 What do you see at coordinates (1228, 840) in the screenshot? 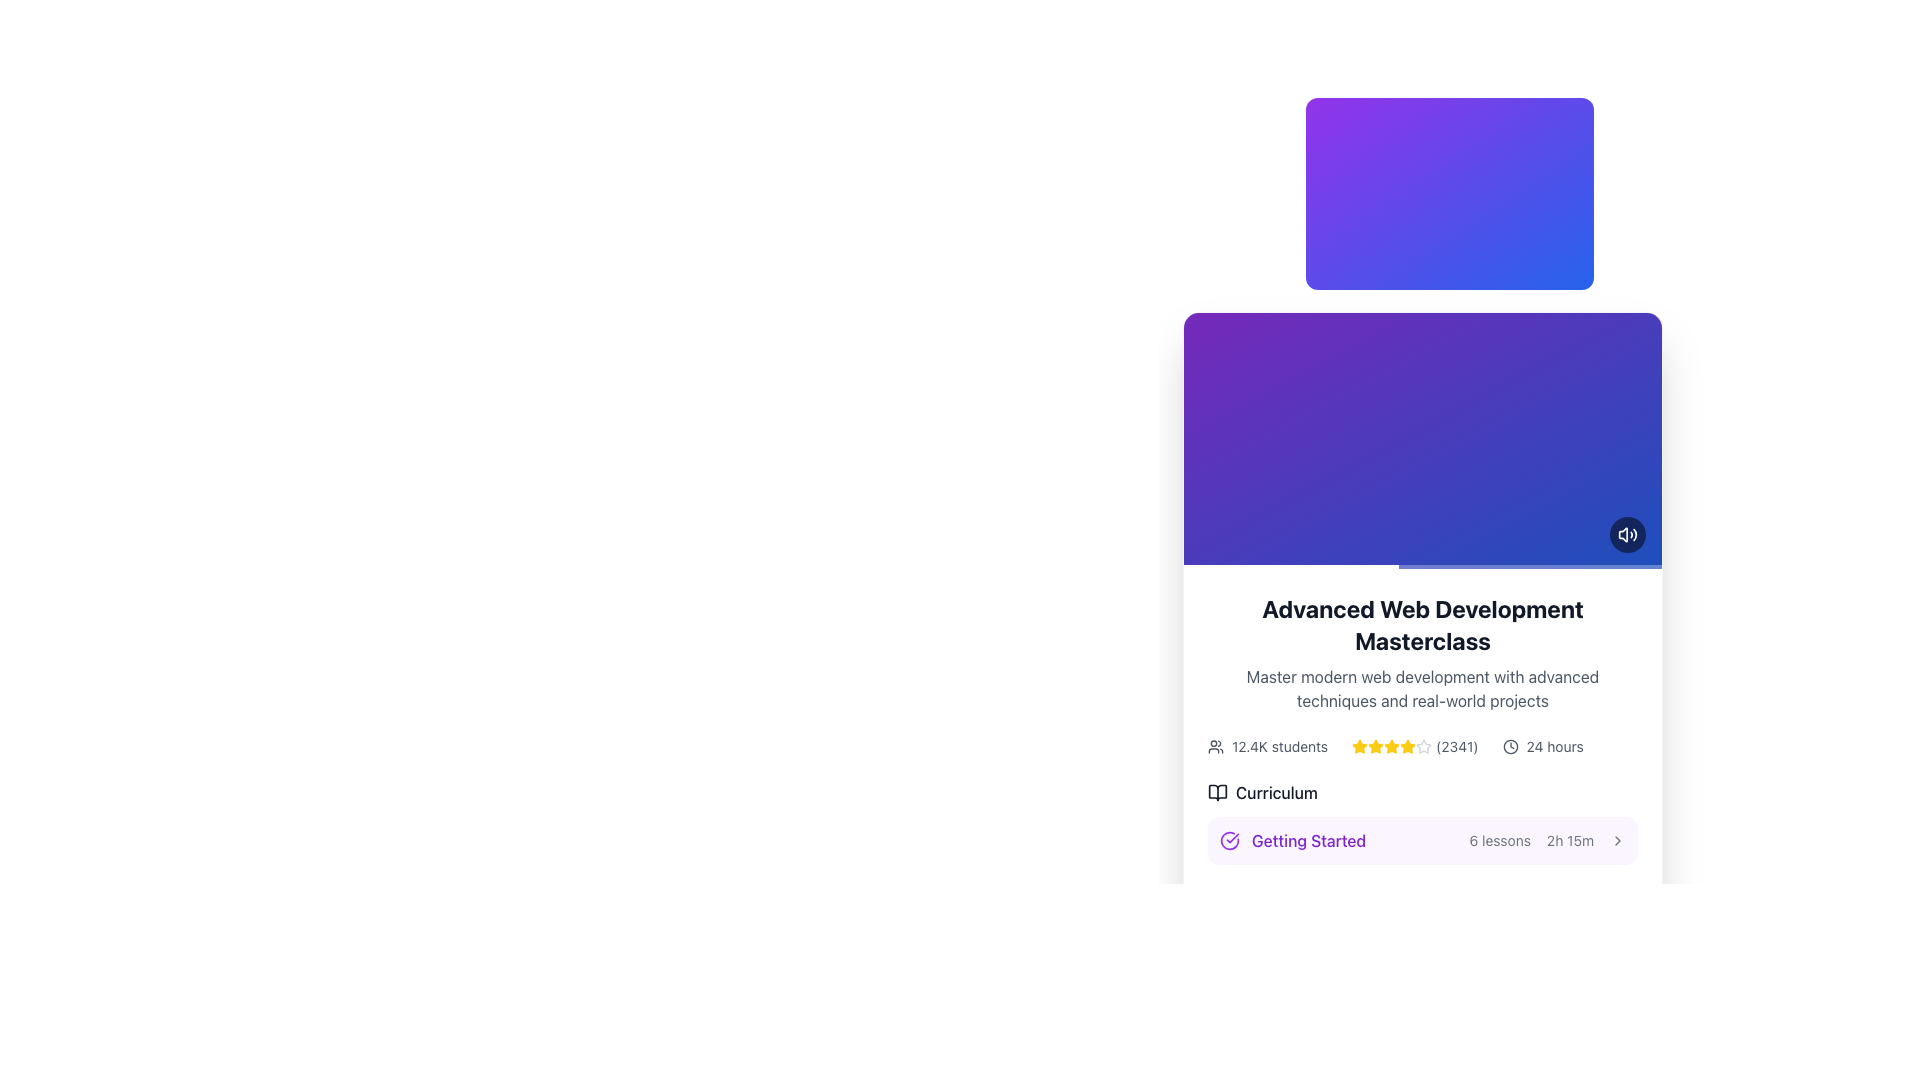
I see `the completion icon indicating the status of the 'Getting Started' section, located to the left of the text 'Getting Started'` at bounding box center [1228, 840].